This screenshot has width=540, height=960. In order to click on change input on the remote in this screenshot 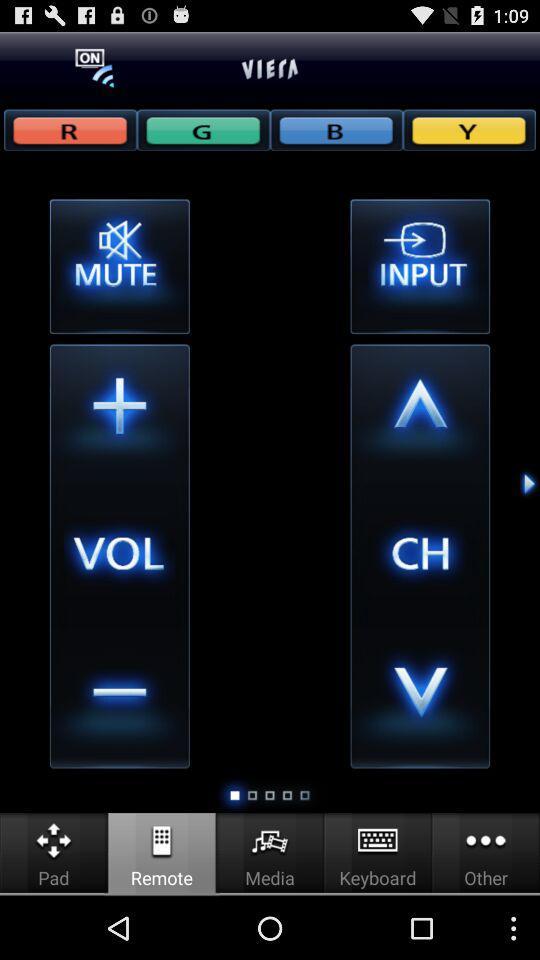, I will do `click(419, 265)`.